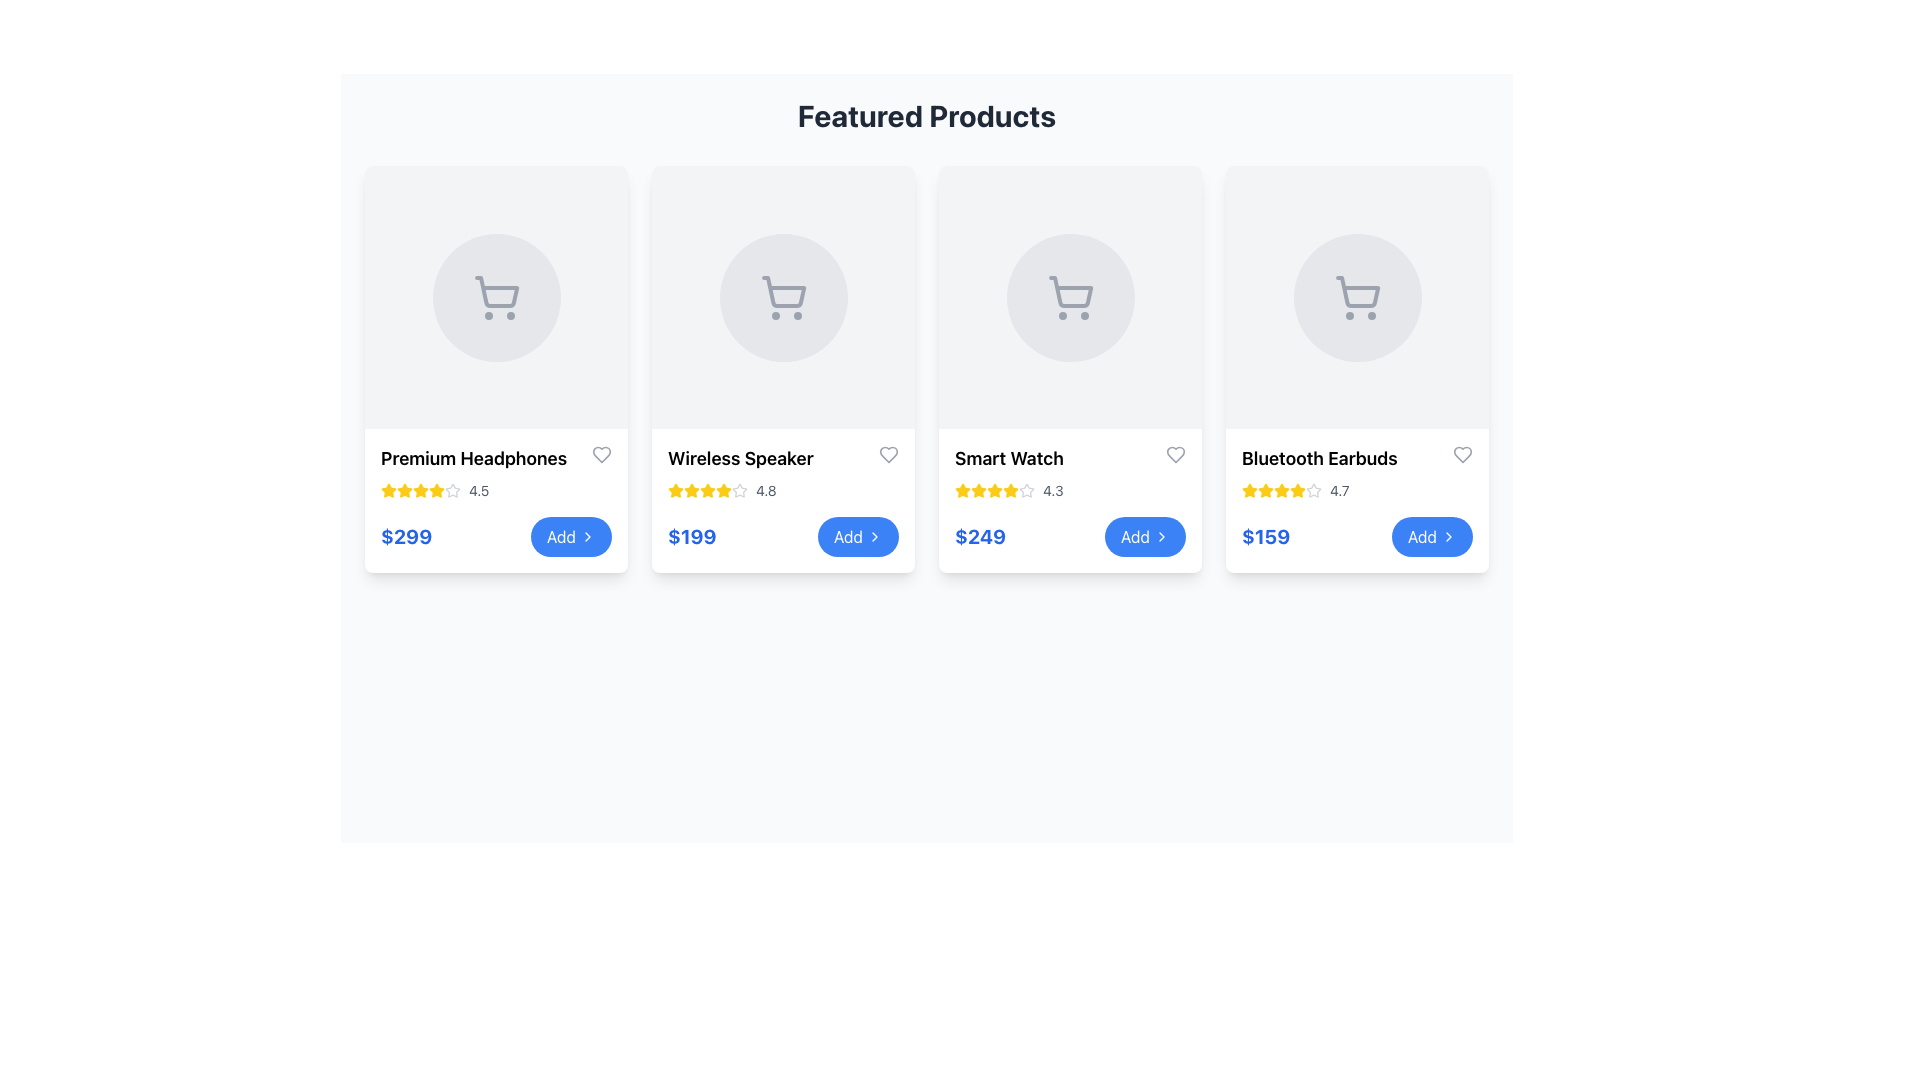  Describe the element at coordinates (388, 490) in the screenshot. I see `the yellow star-shaped icon representing the graphical star symbol located in the 'Premium Headphones' product card, positioned next to the textual rating indicator at the top-left corner of the card's bottom section` at that location.